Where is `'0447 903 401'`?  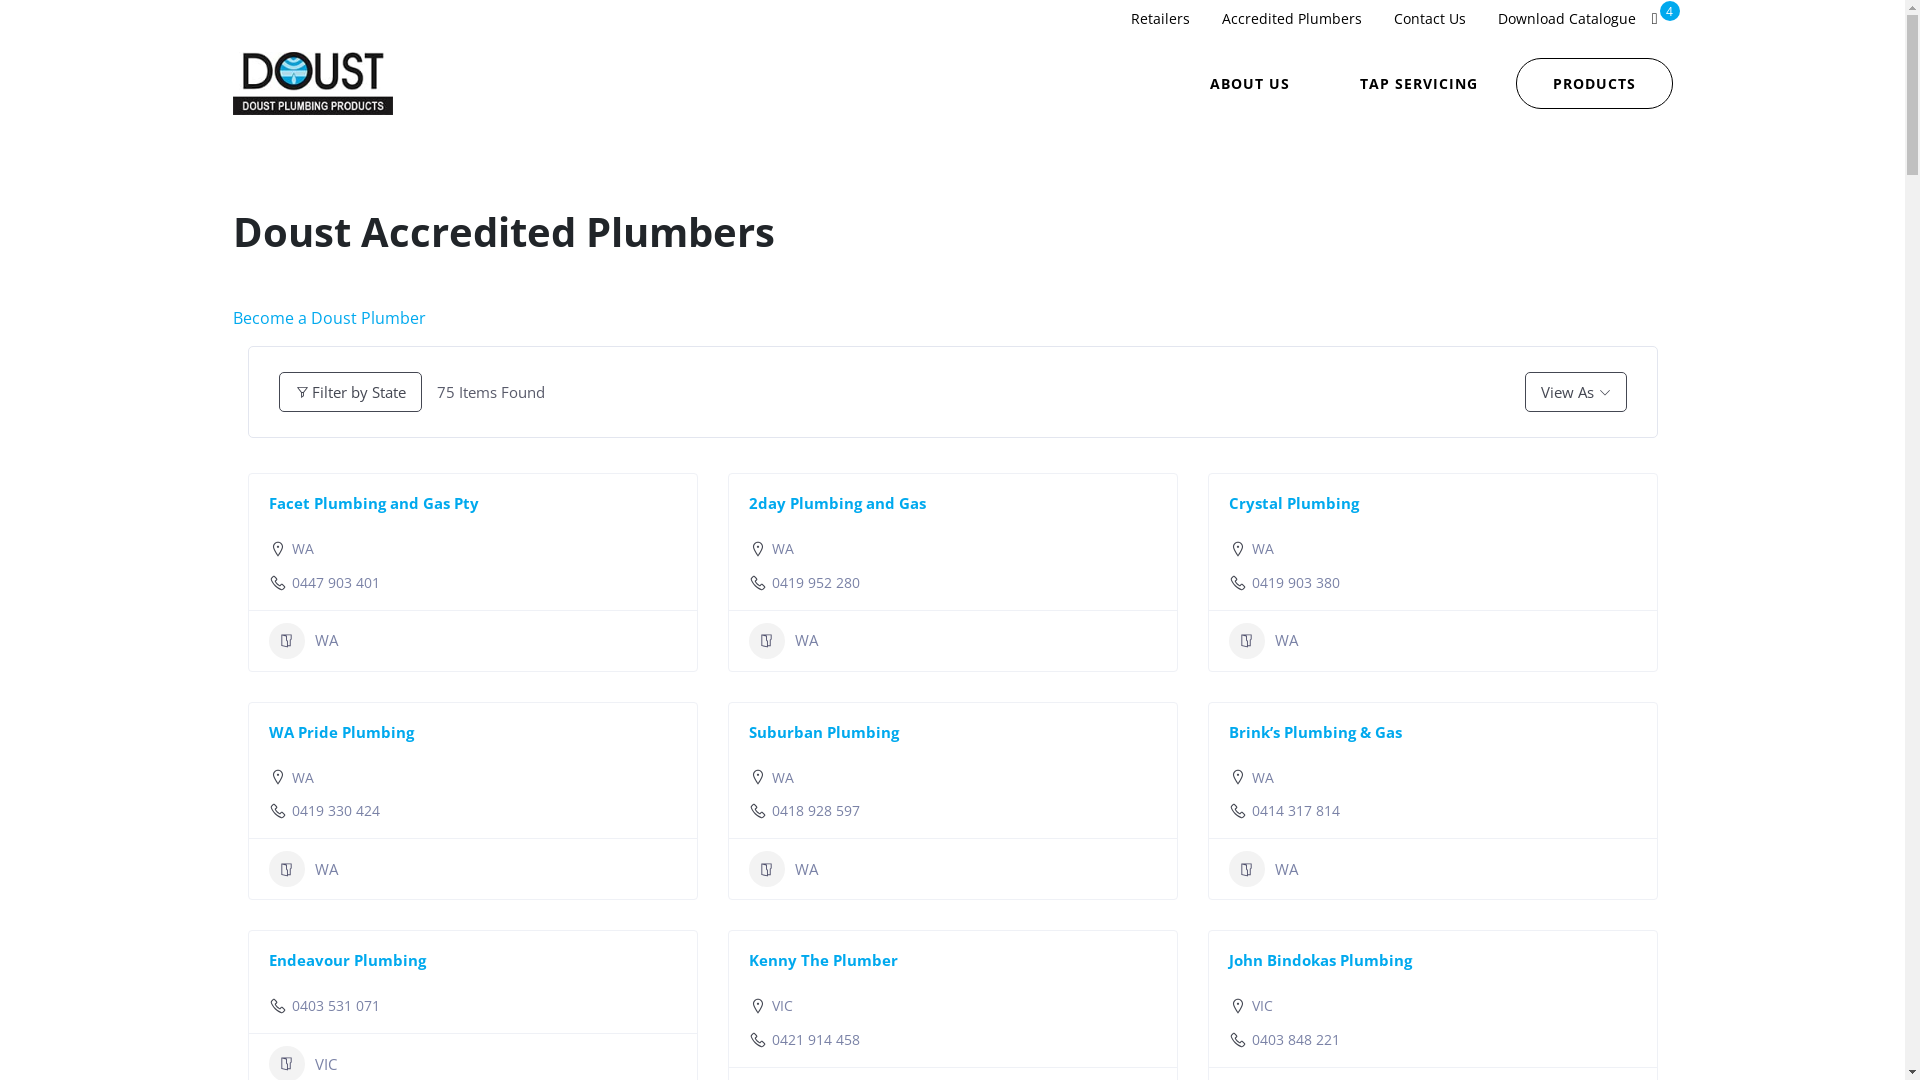 '0447 903 401' is located at coordinates (336, 582).